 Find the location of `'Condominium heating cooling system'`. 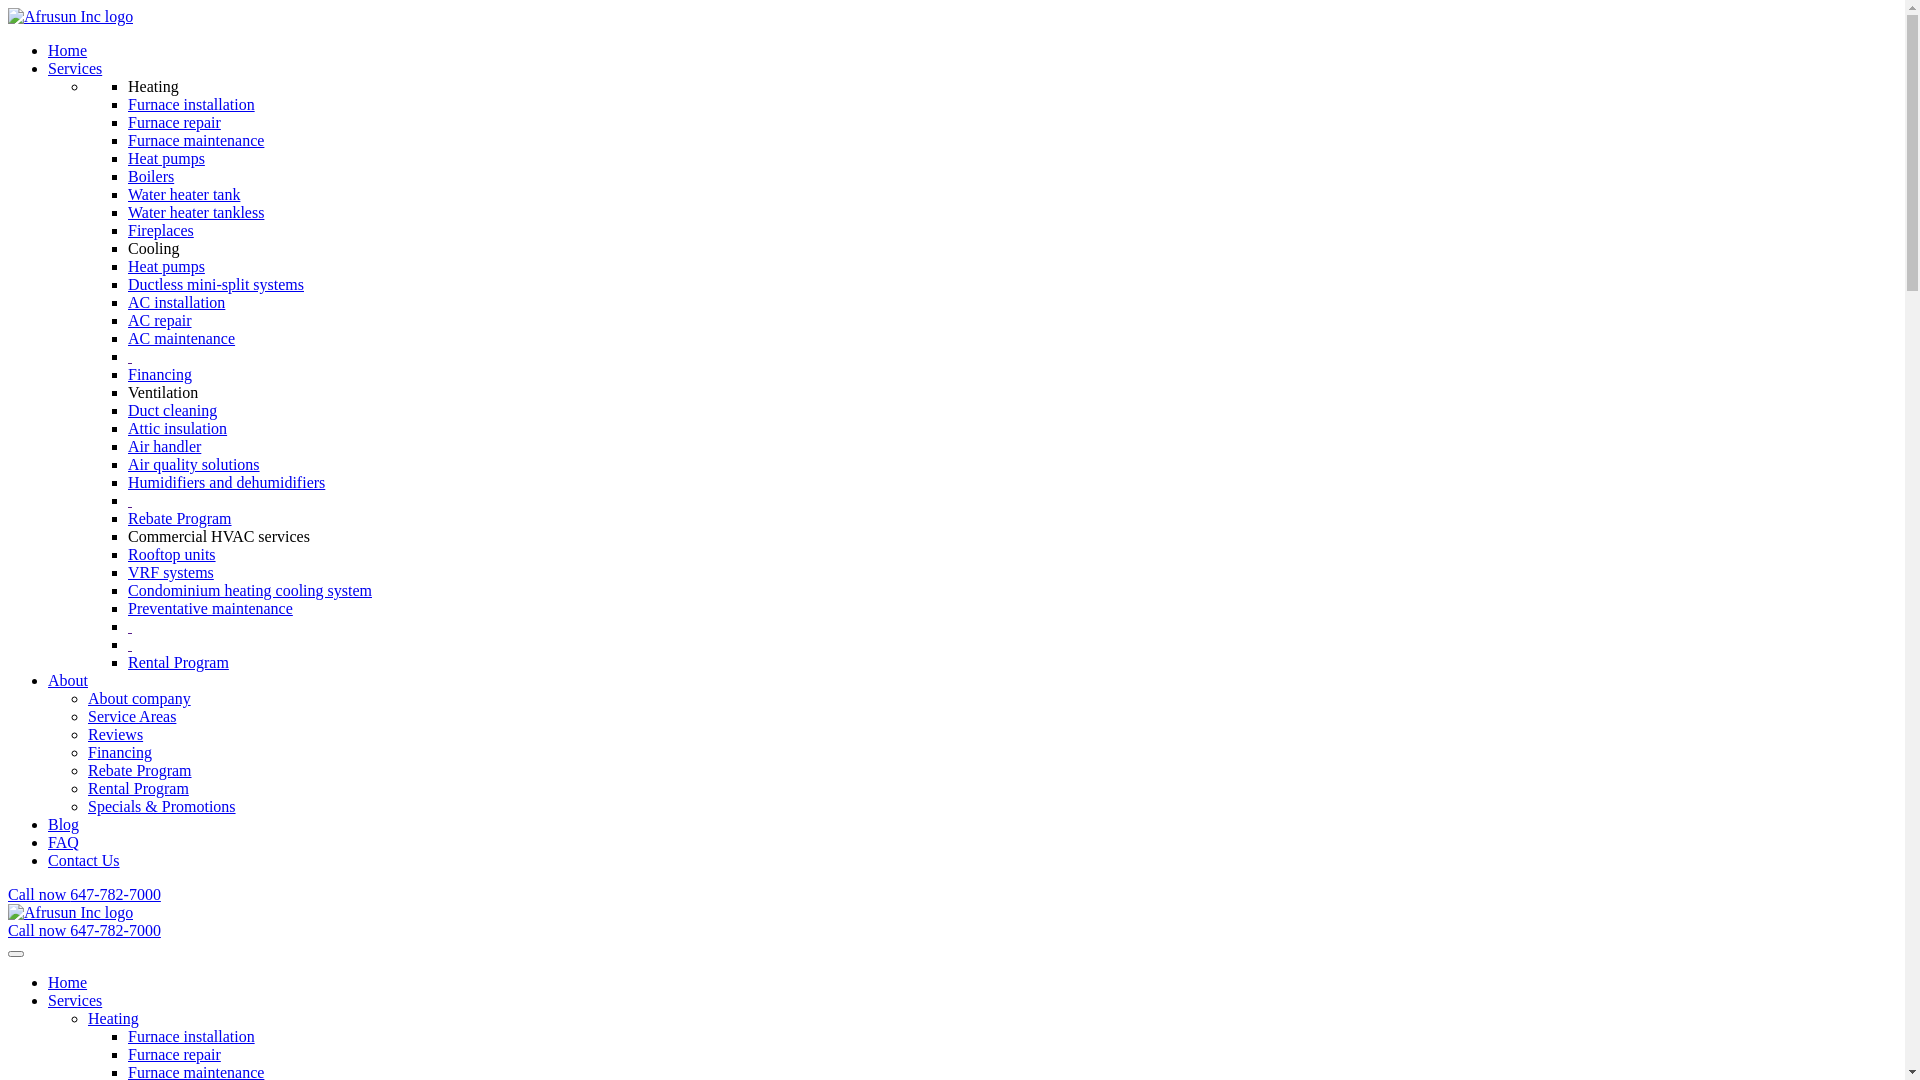

'Condominium heating cooling system' is located at coordinates (248, 589).